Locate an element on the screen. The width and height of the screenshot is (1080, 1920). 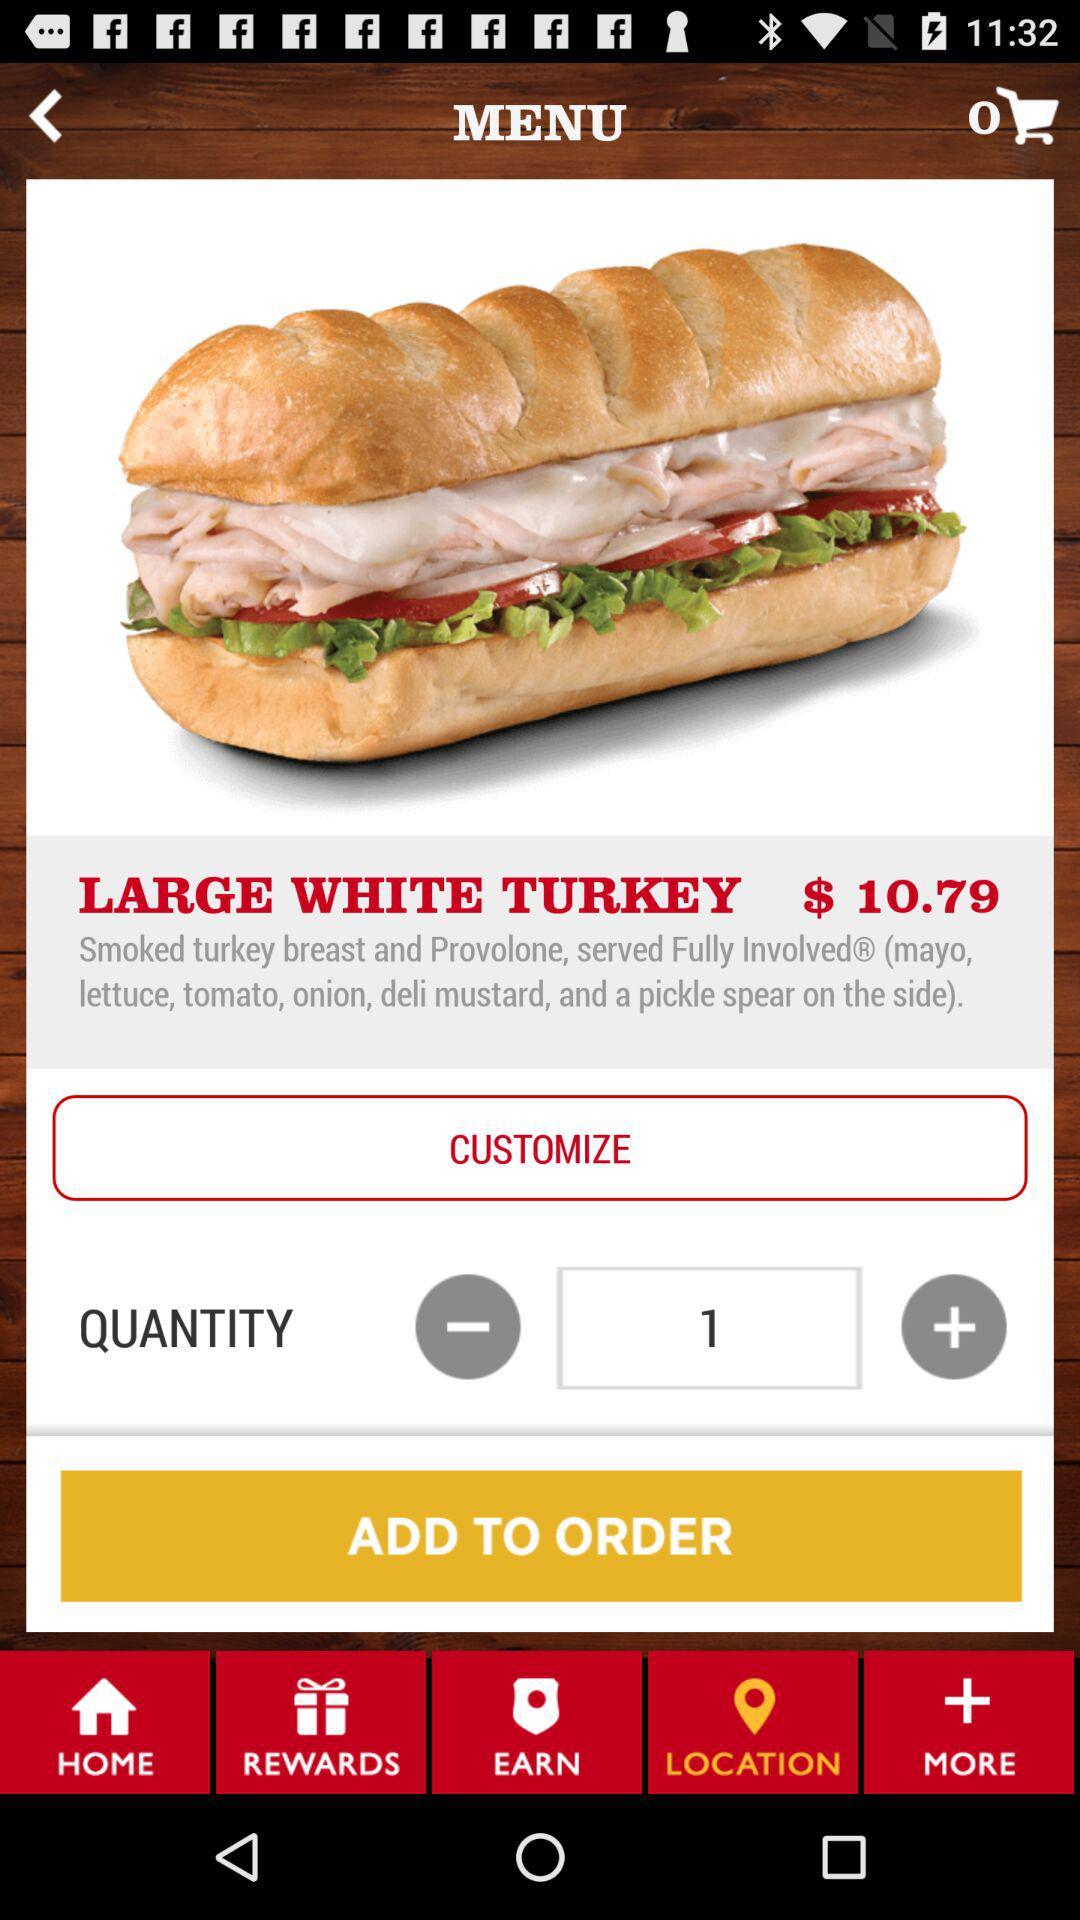
the icon next to the menu icon is located at coordinates (44, 114).